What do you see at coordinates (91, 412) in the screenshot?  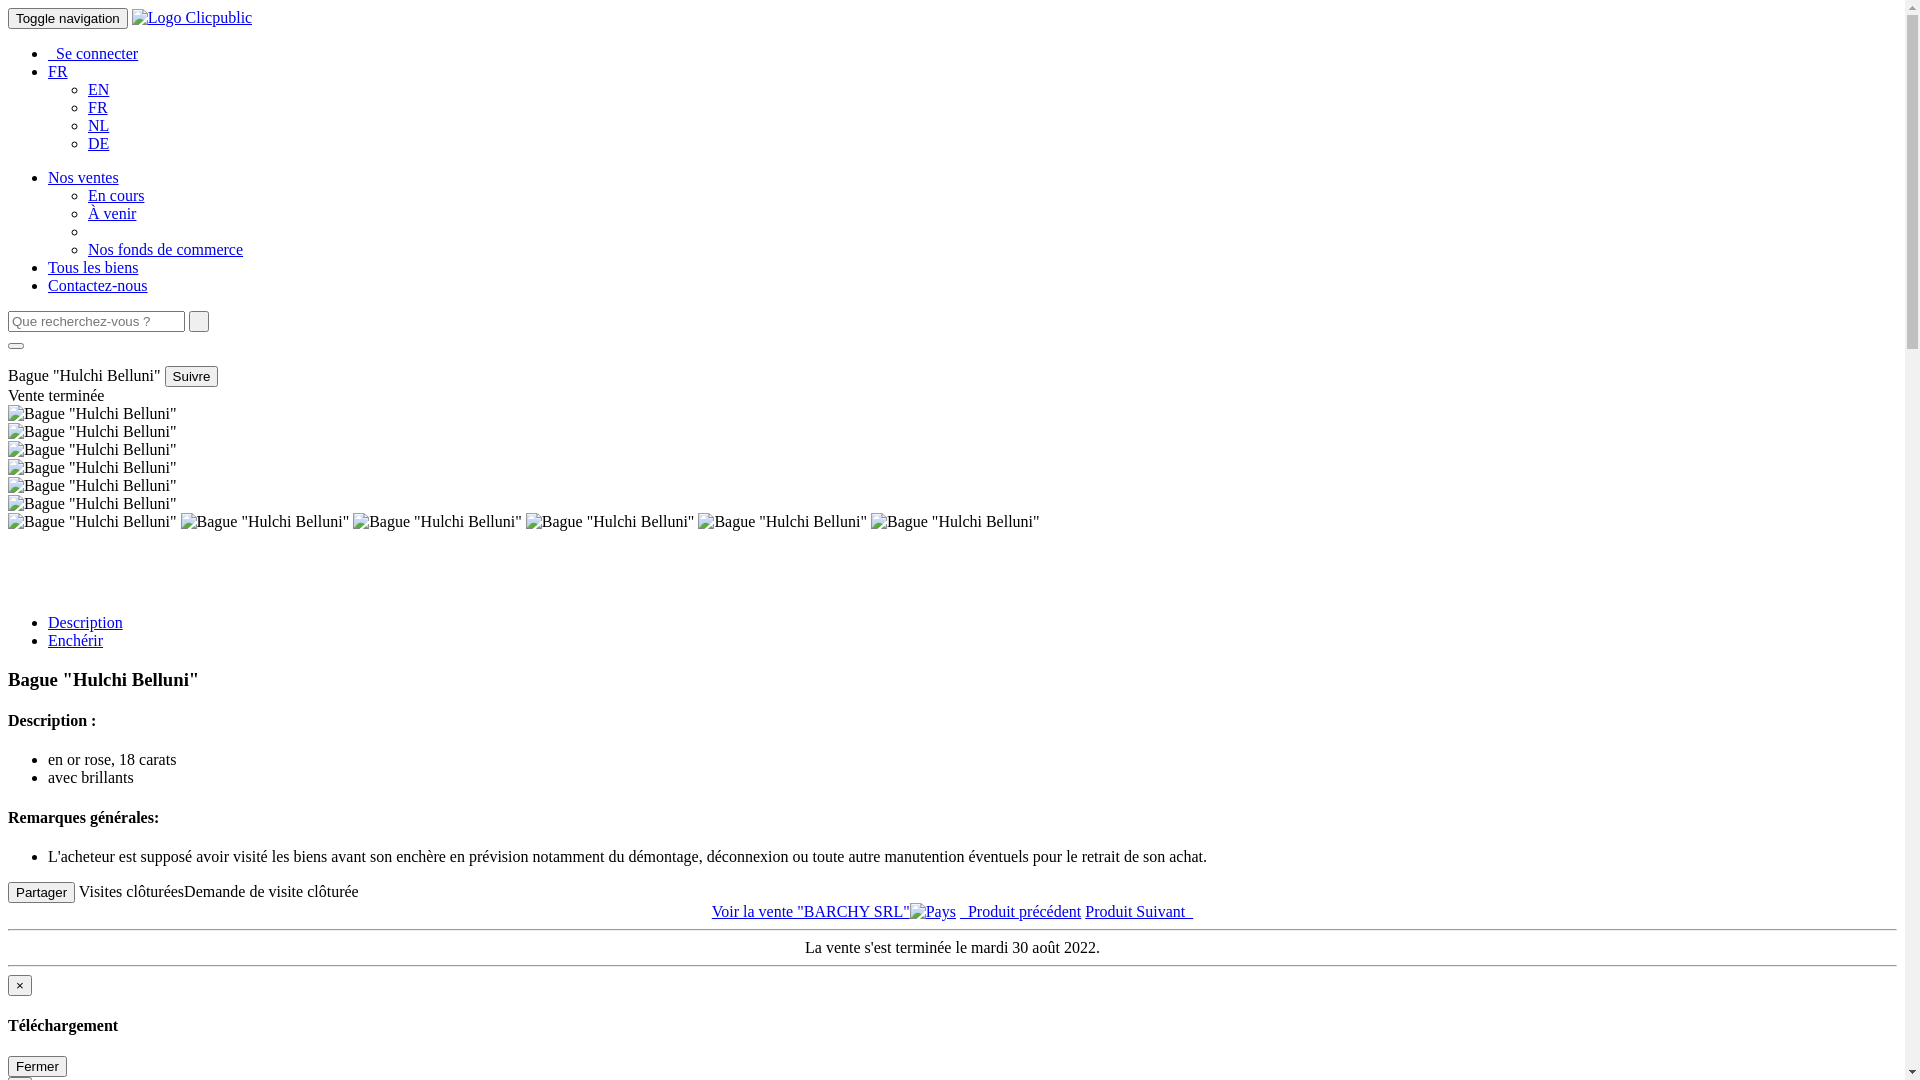 I see `'Bague "Hulchi Belluni"'` at bounding box center [91, 412].